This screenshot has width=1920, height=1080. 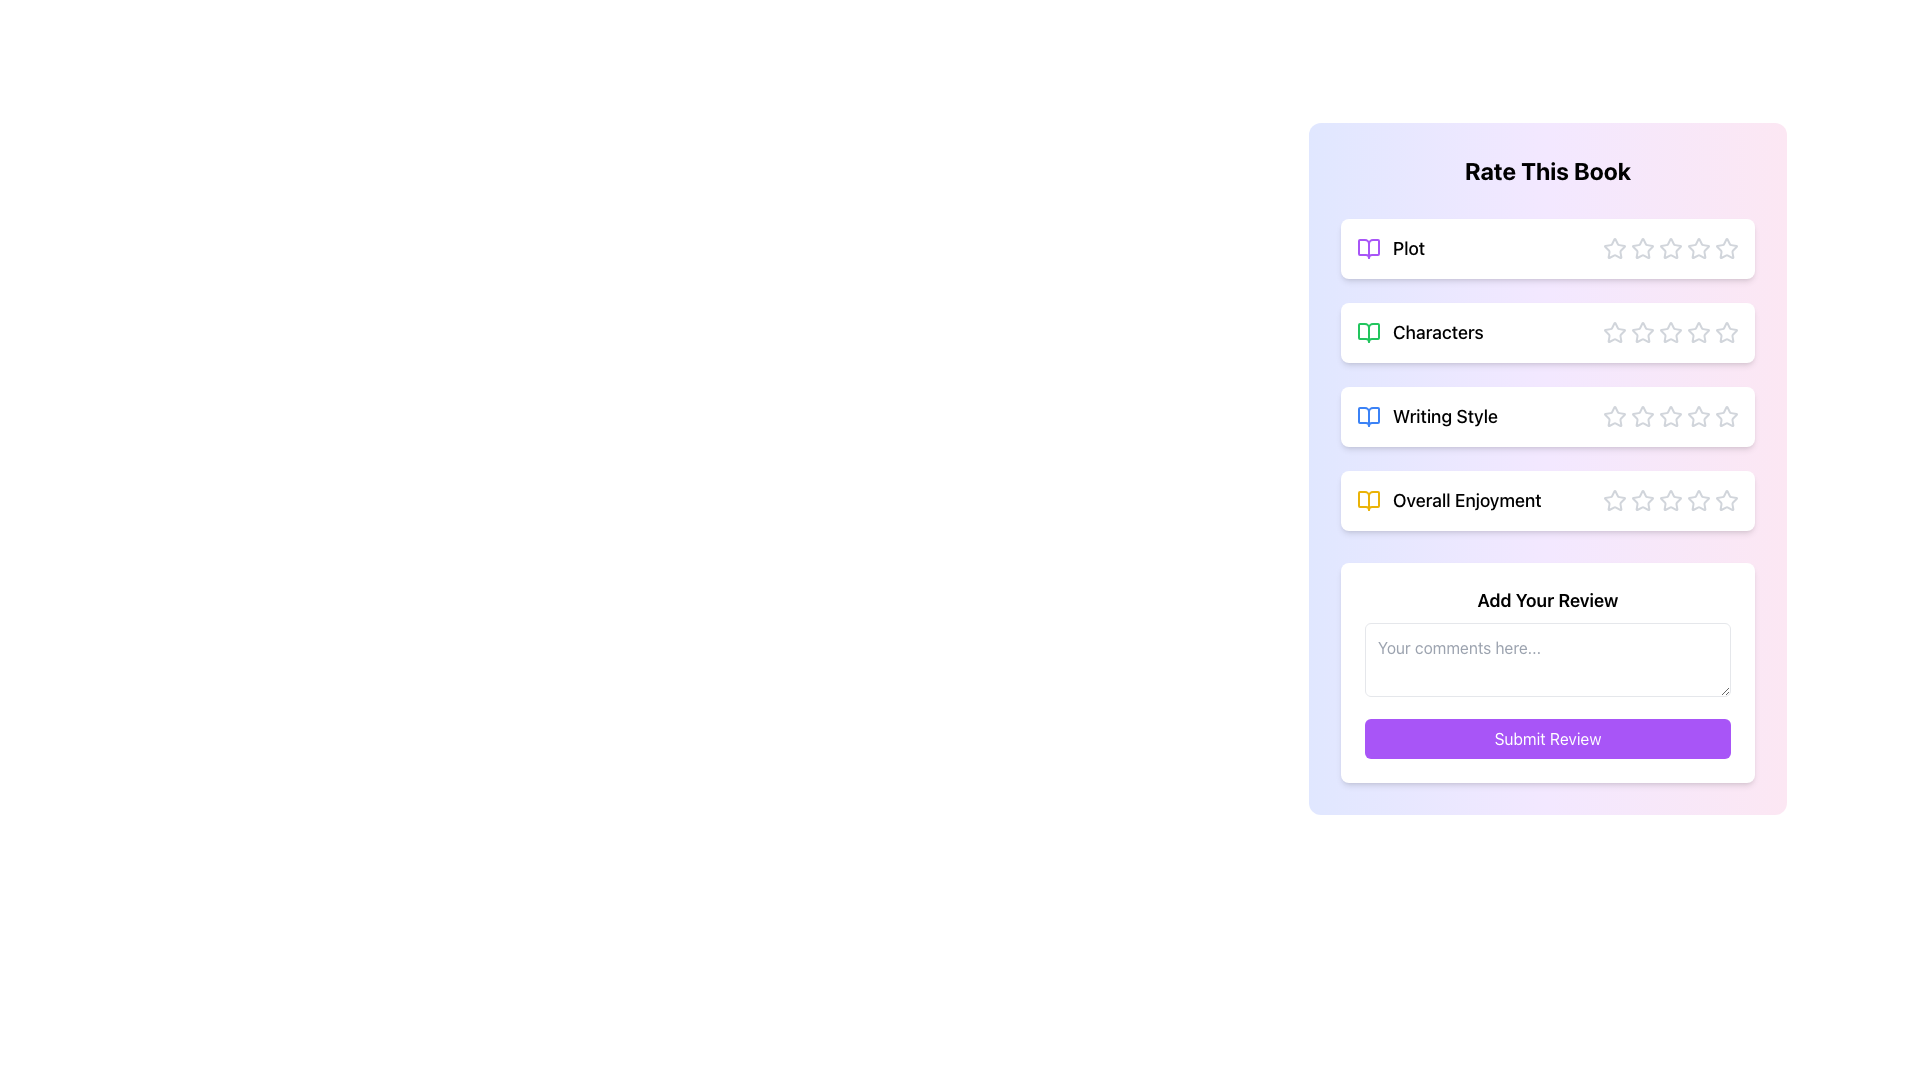 I want to click on the 'Writing Style' label in the 'Rate This Book' section, which is the third item in a vertical list of ratings, so click(x=1426, y=415).